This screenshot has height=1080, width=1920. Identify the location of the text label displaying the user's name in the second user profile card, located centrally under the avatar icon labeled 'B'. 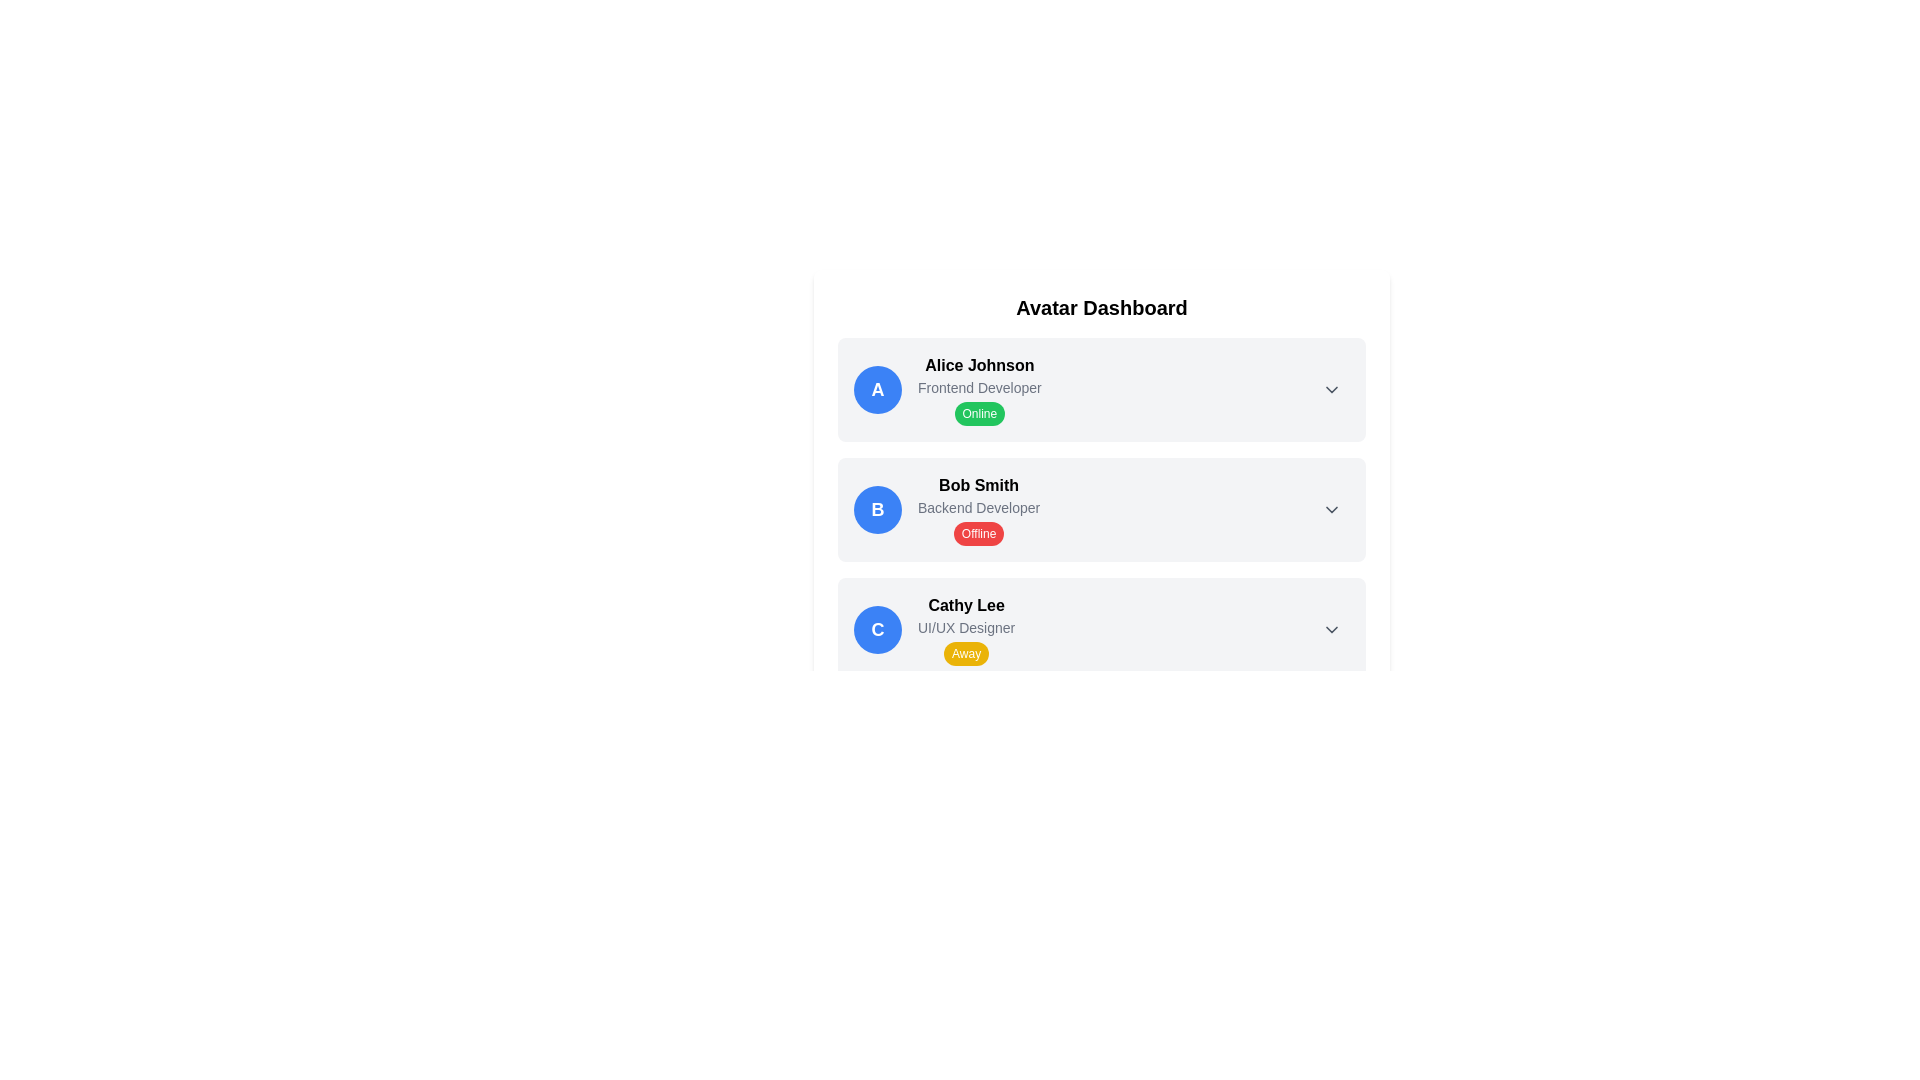
(979, 486).